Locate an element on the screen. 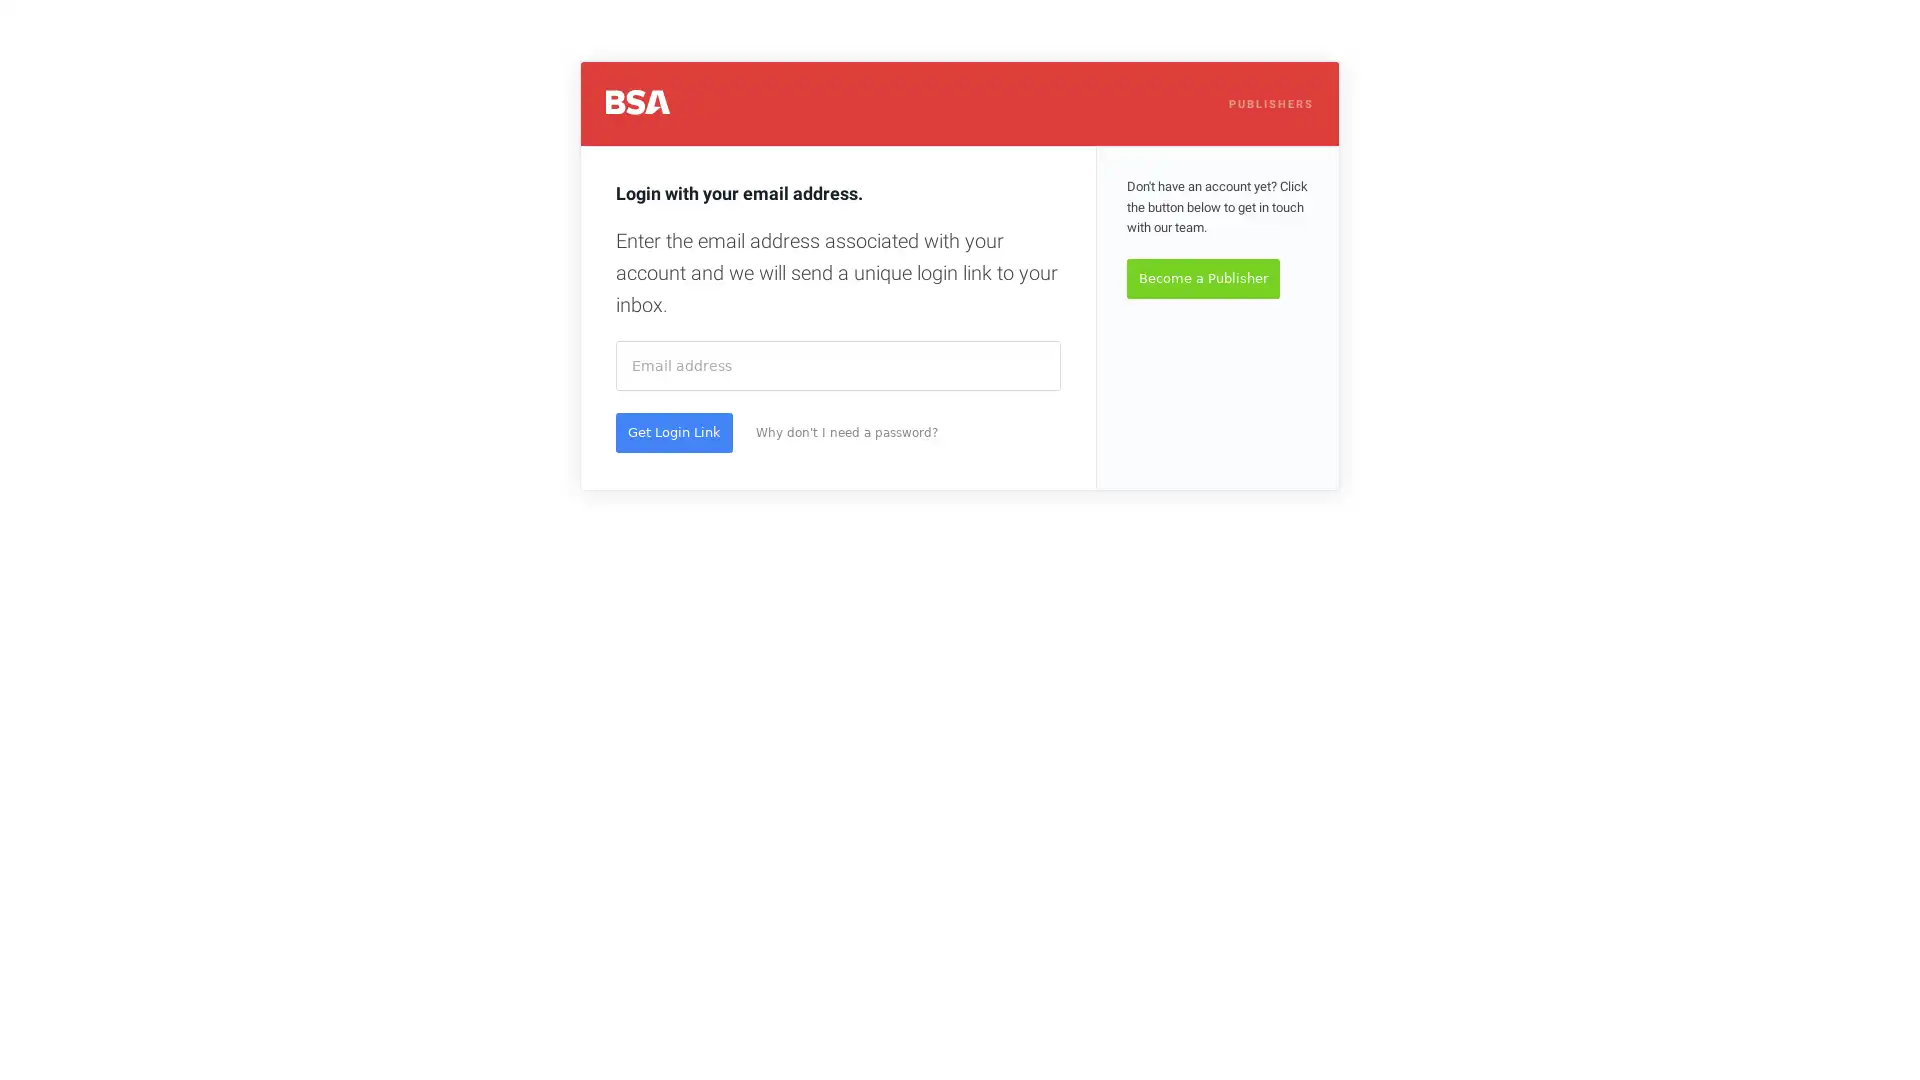 Image resolution: width=1920 pixels, height=1080 pixels. Become a Publisher is located at coordinates (1202, 278).